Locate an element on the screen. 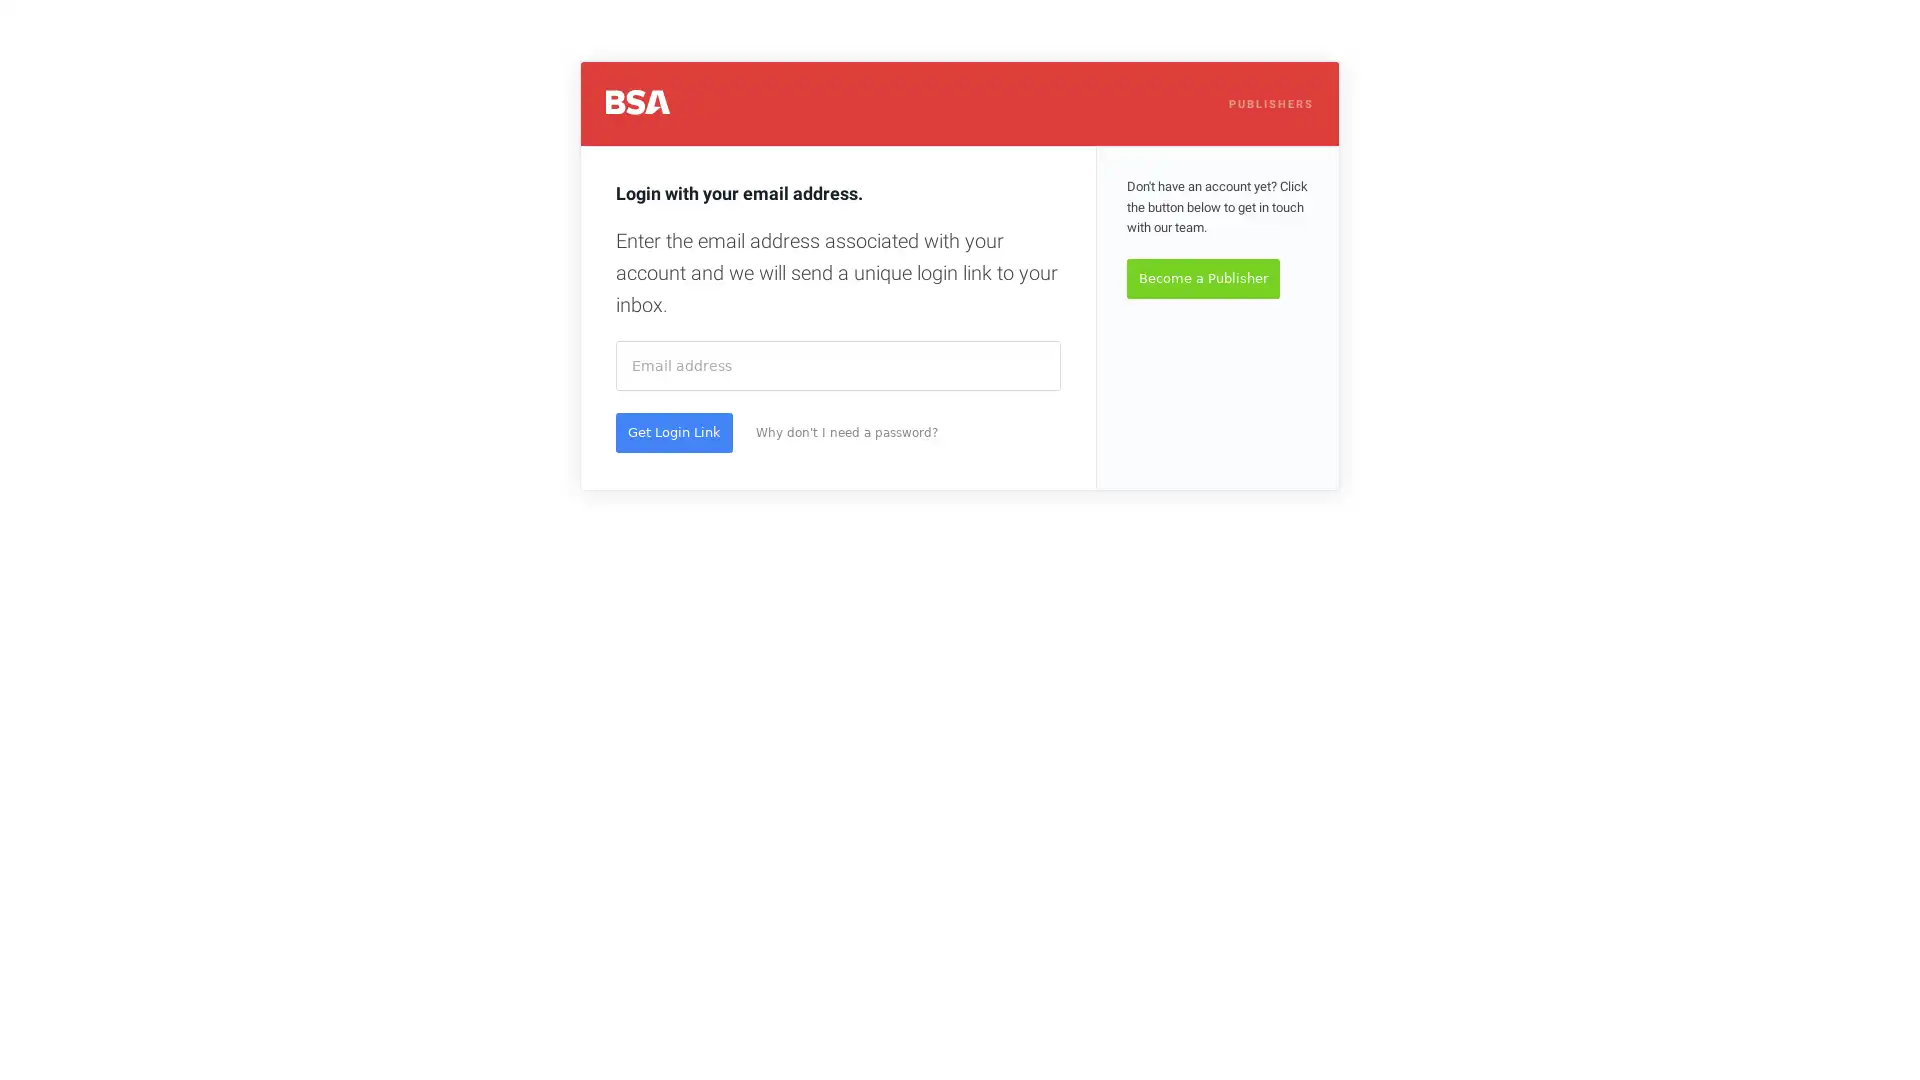 Image resolution: width=1920 pixels, height=1080 pixels. Become a Publisher is located at coordinates (1202, 278).